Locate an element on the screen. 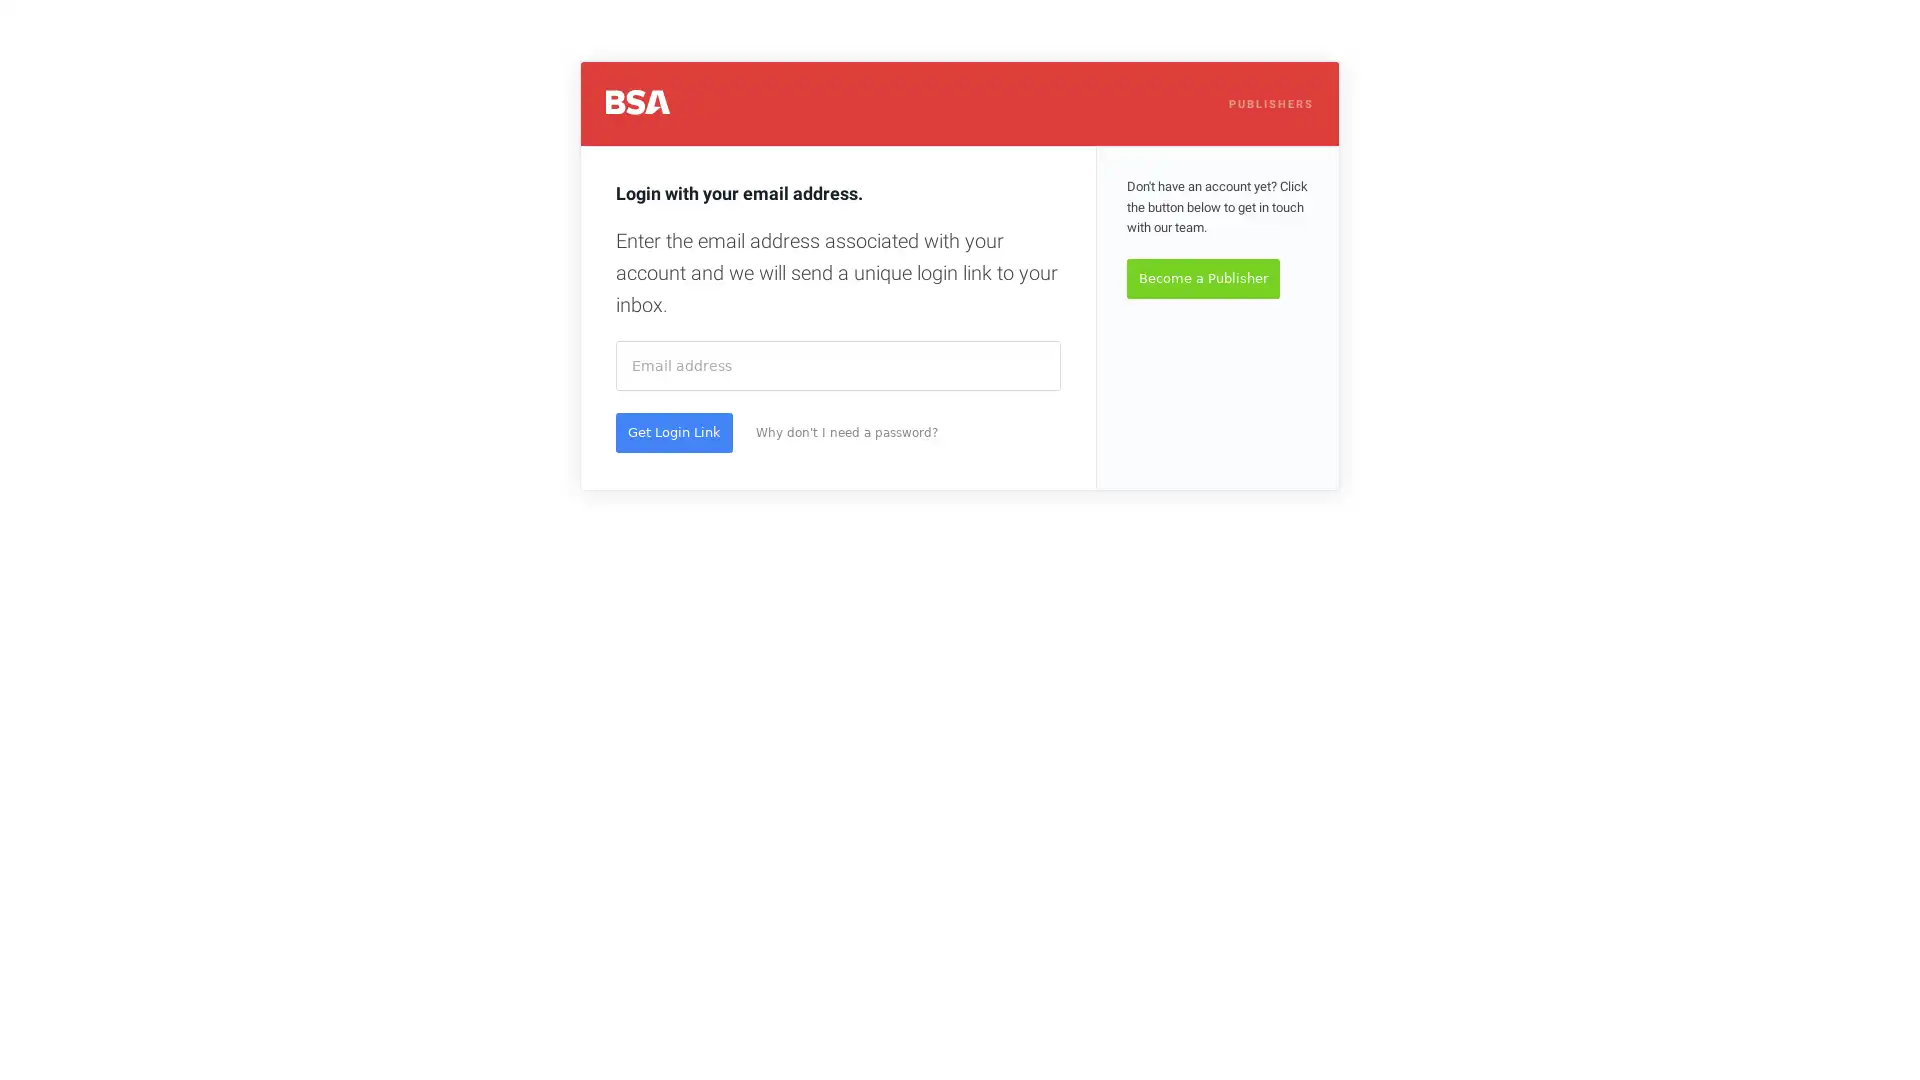 Image resolution: width=1920 pixels, height=1080 pixels. Become a Publisher is located at coordinates (1202, 278).